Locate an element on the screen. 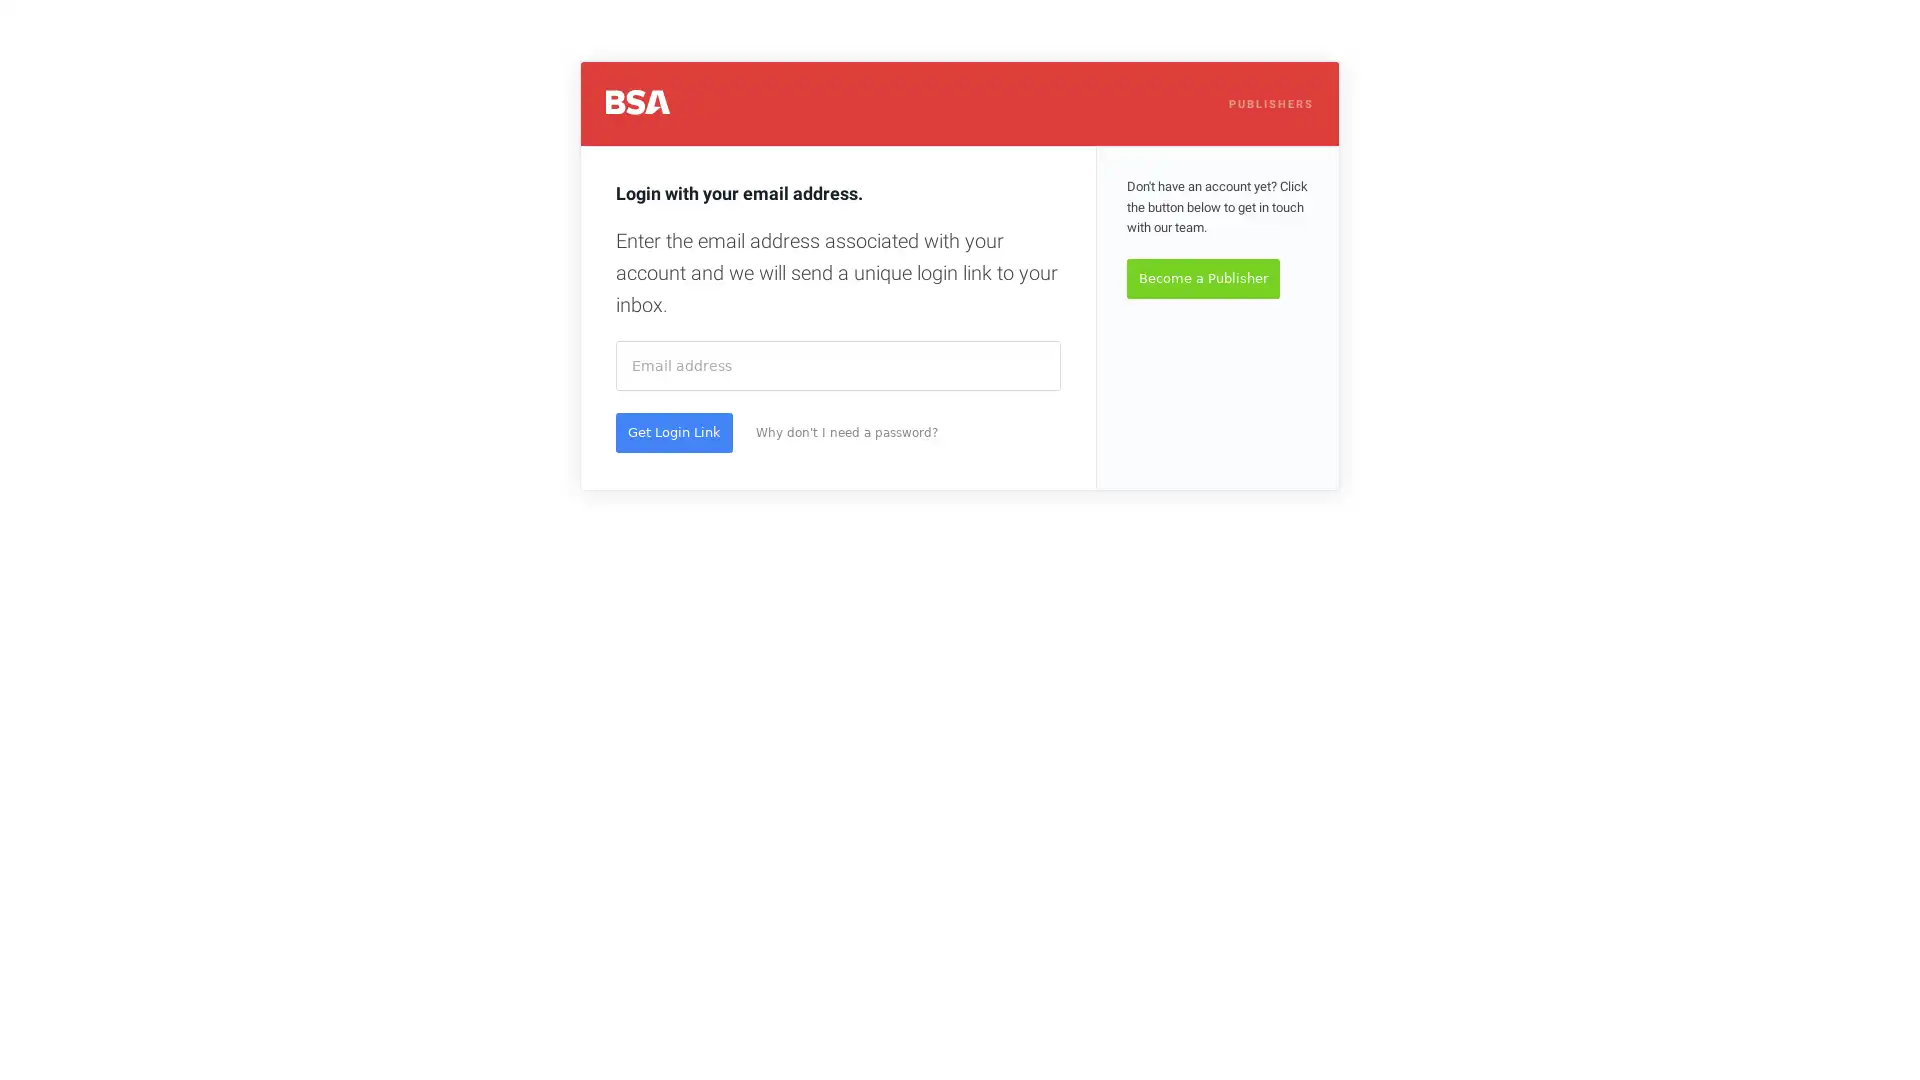 Image resolution: width=1920 pixels, height=1080 pixels. Become a Publisher is located at coordinates (1202, 278).